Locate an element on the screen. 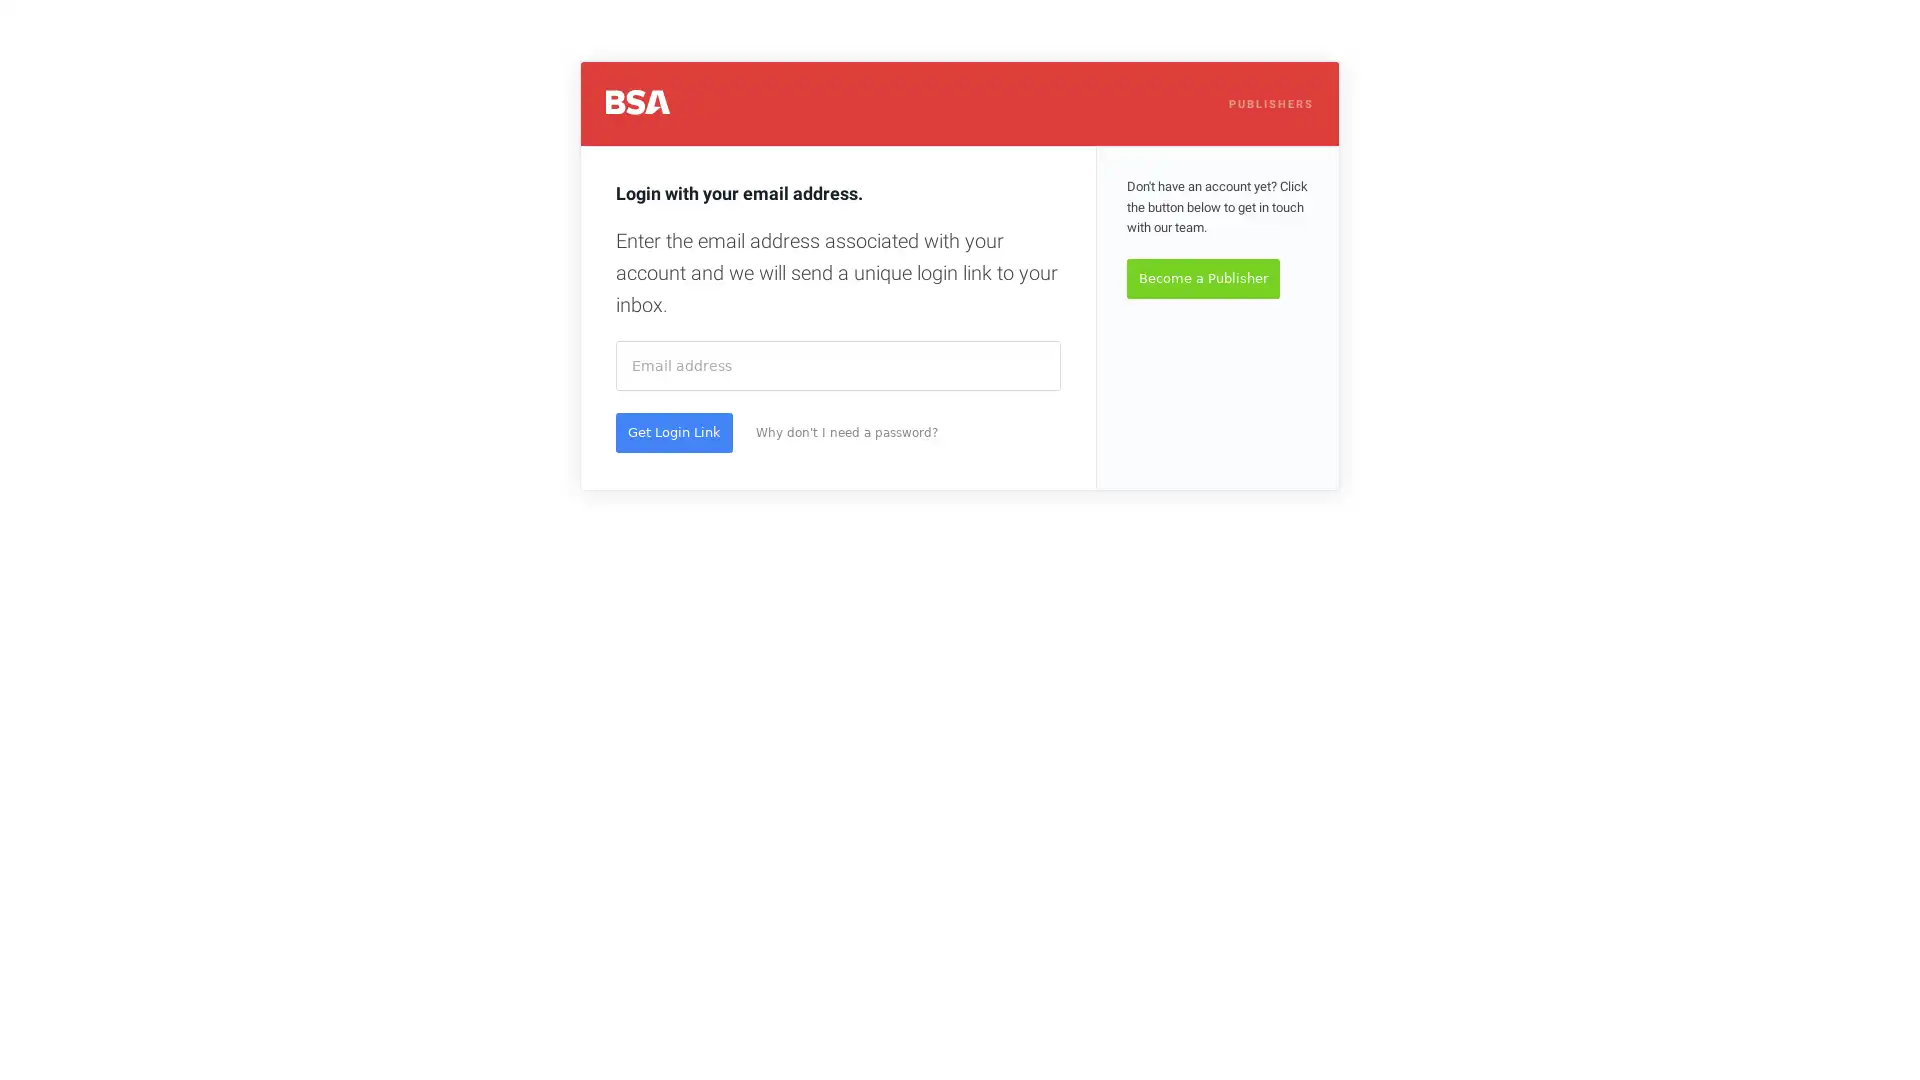 Image resolution: width=1920 pixels, height=1080 pixels. Become a Publisher is located at coordinates (1202, 278).